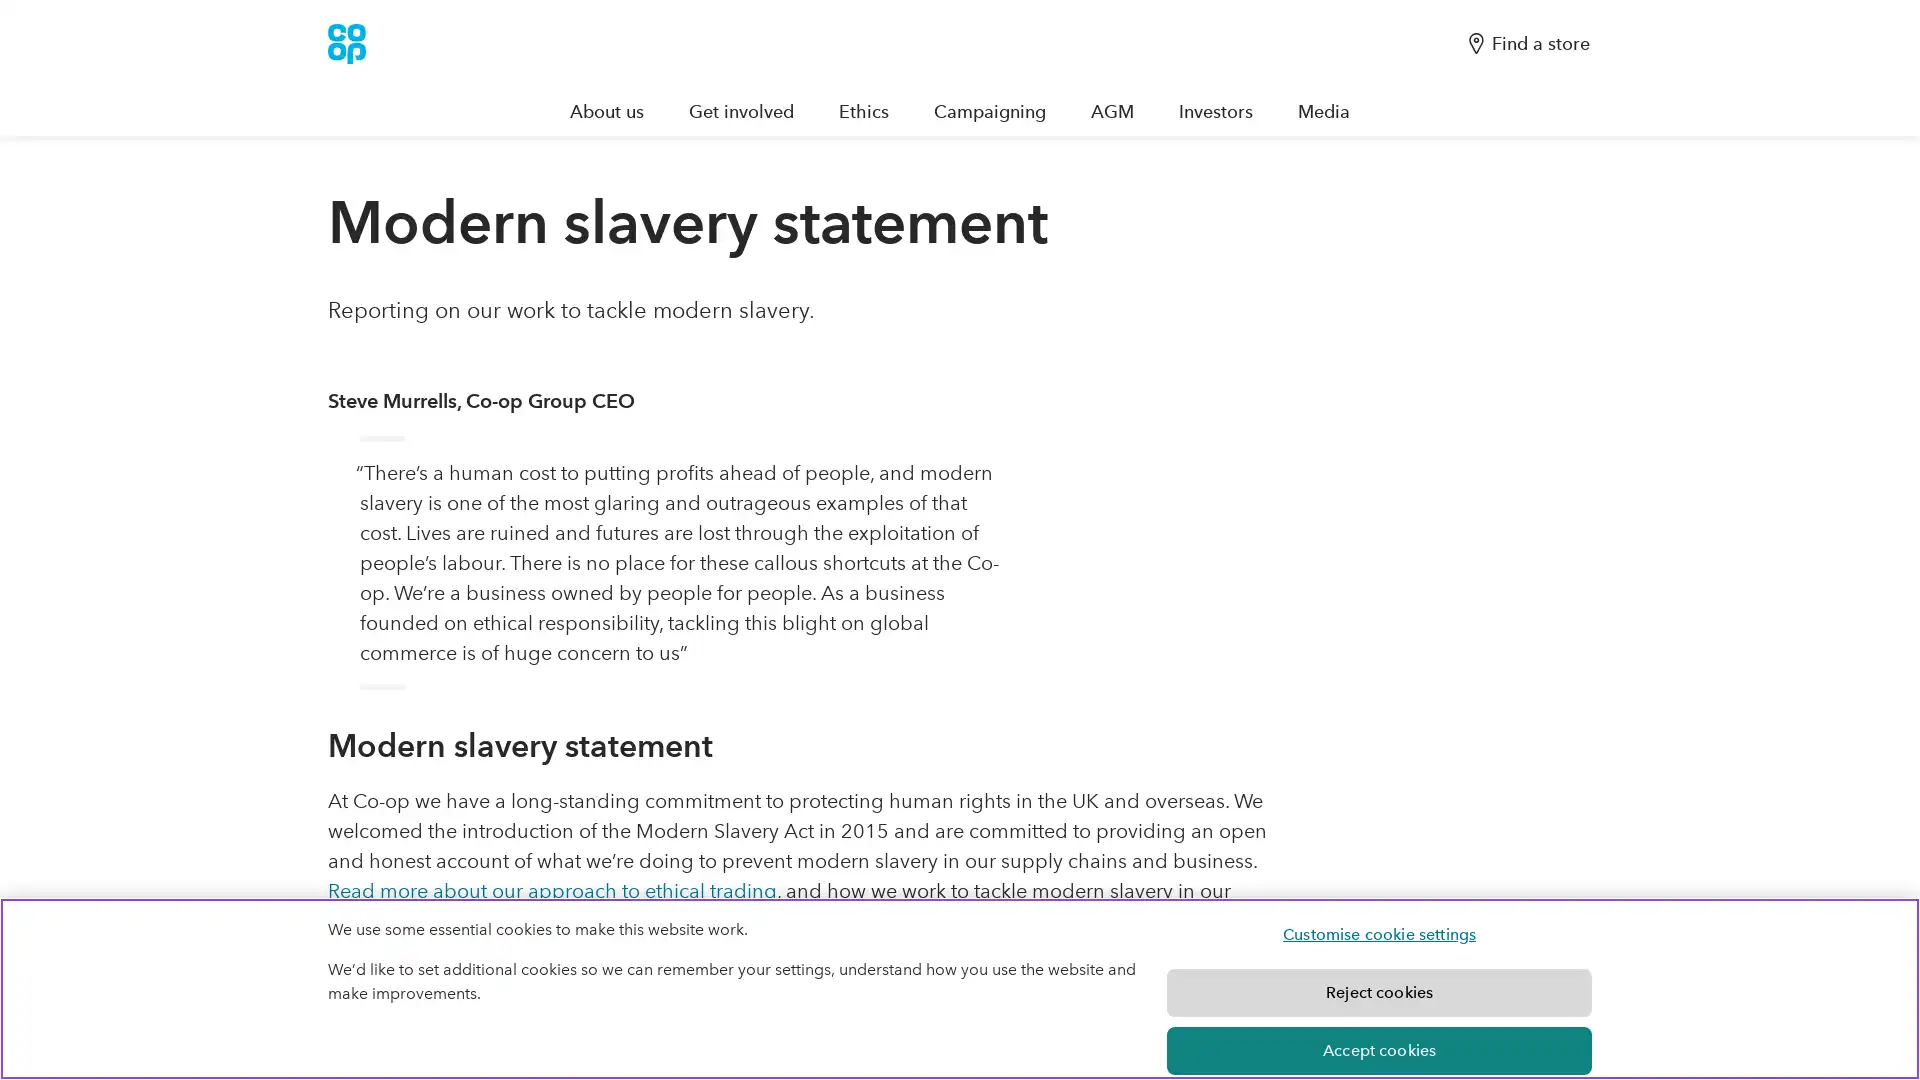  Describe the element at coordinates (1377, 992) in the screenshot. I see `Reject cookies` at that location.